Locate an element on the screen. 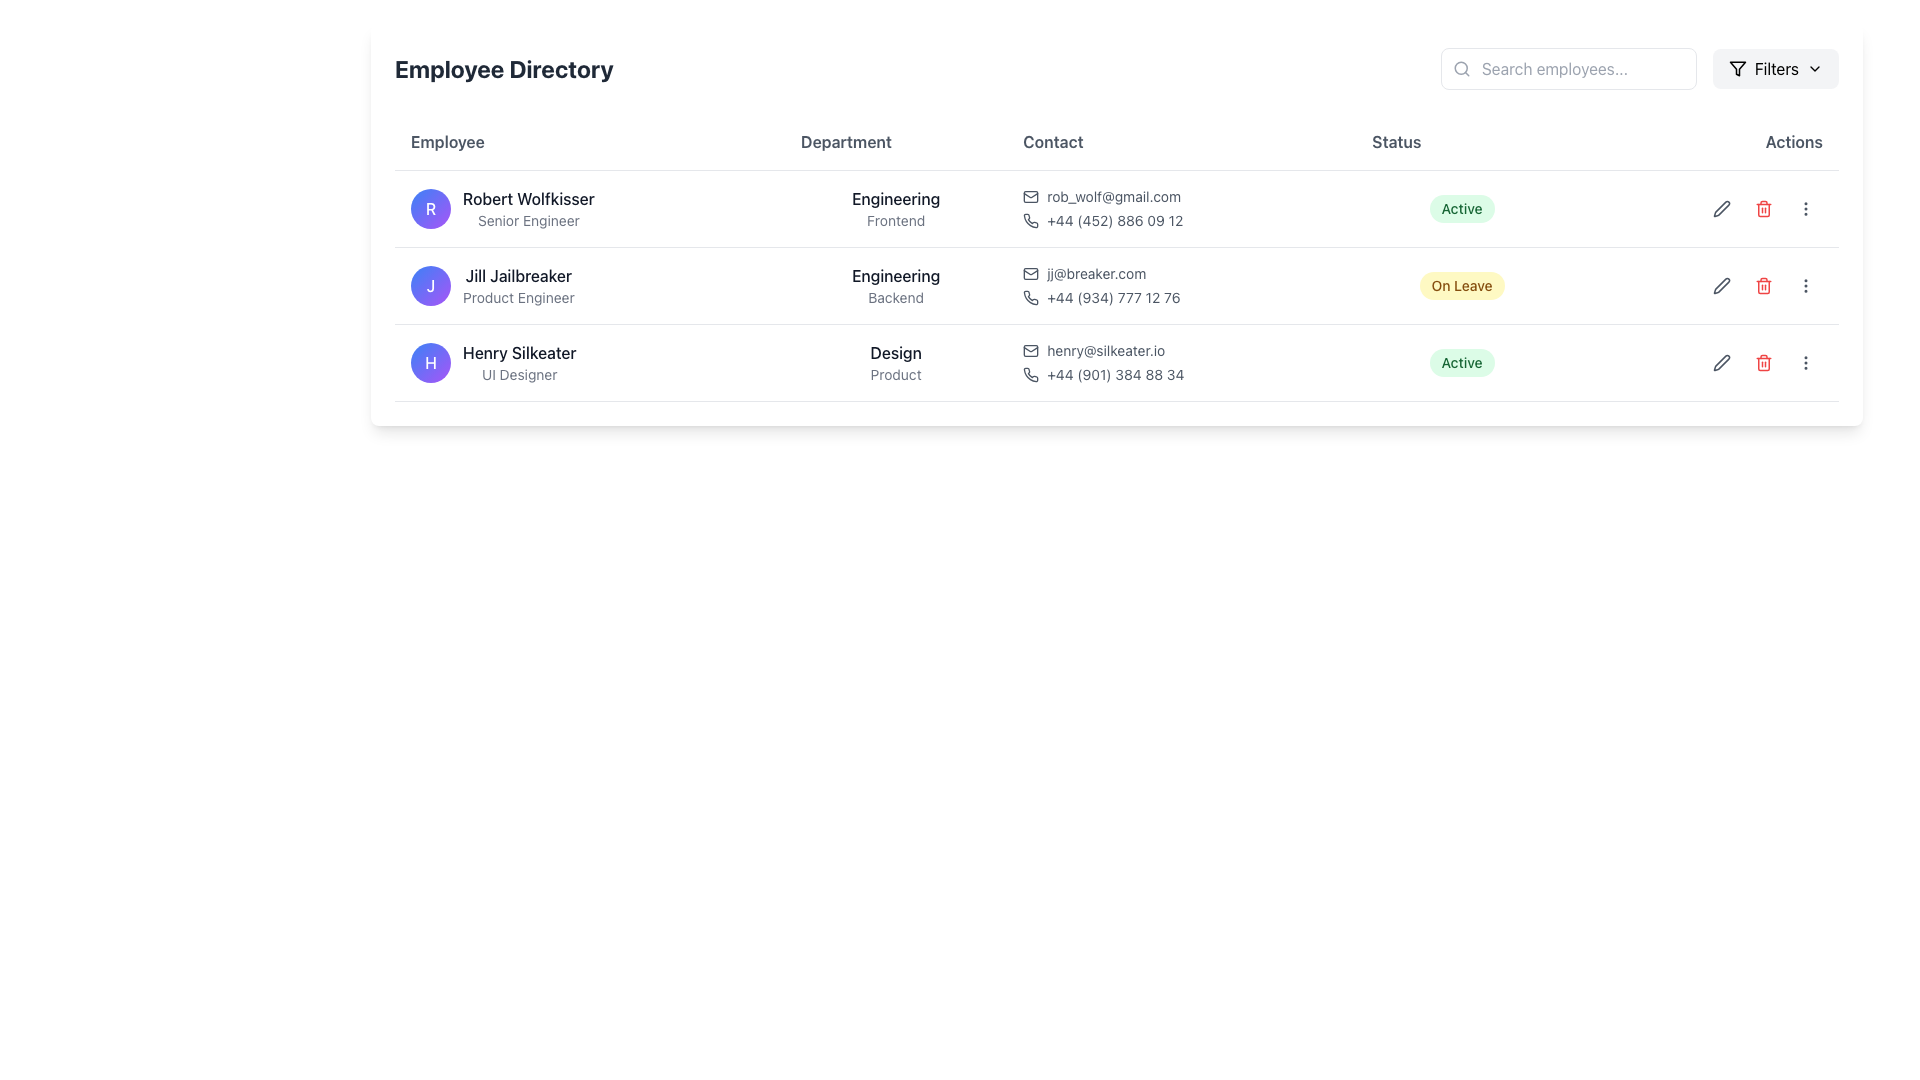 The image size is (1920, 1080). the third row of the 'Employee Directory' table is located at coordinates (1116, 362).